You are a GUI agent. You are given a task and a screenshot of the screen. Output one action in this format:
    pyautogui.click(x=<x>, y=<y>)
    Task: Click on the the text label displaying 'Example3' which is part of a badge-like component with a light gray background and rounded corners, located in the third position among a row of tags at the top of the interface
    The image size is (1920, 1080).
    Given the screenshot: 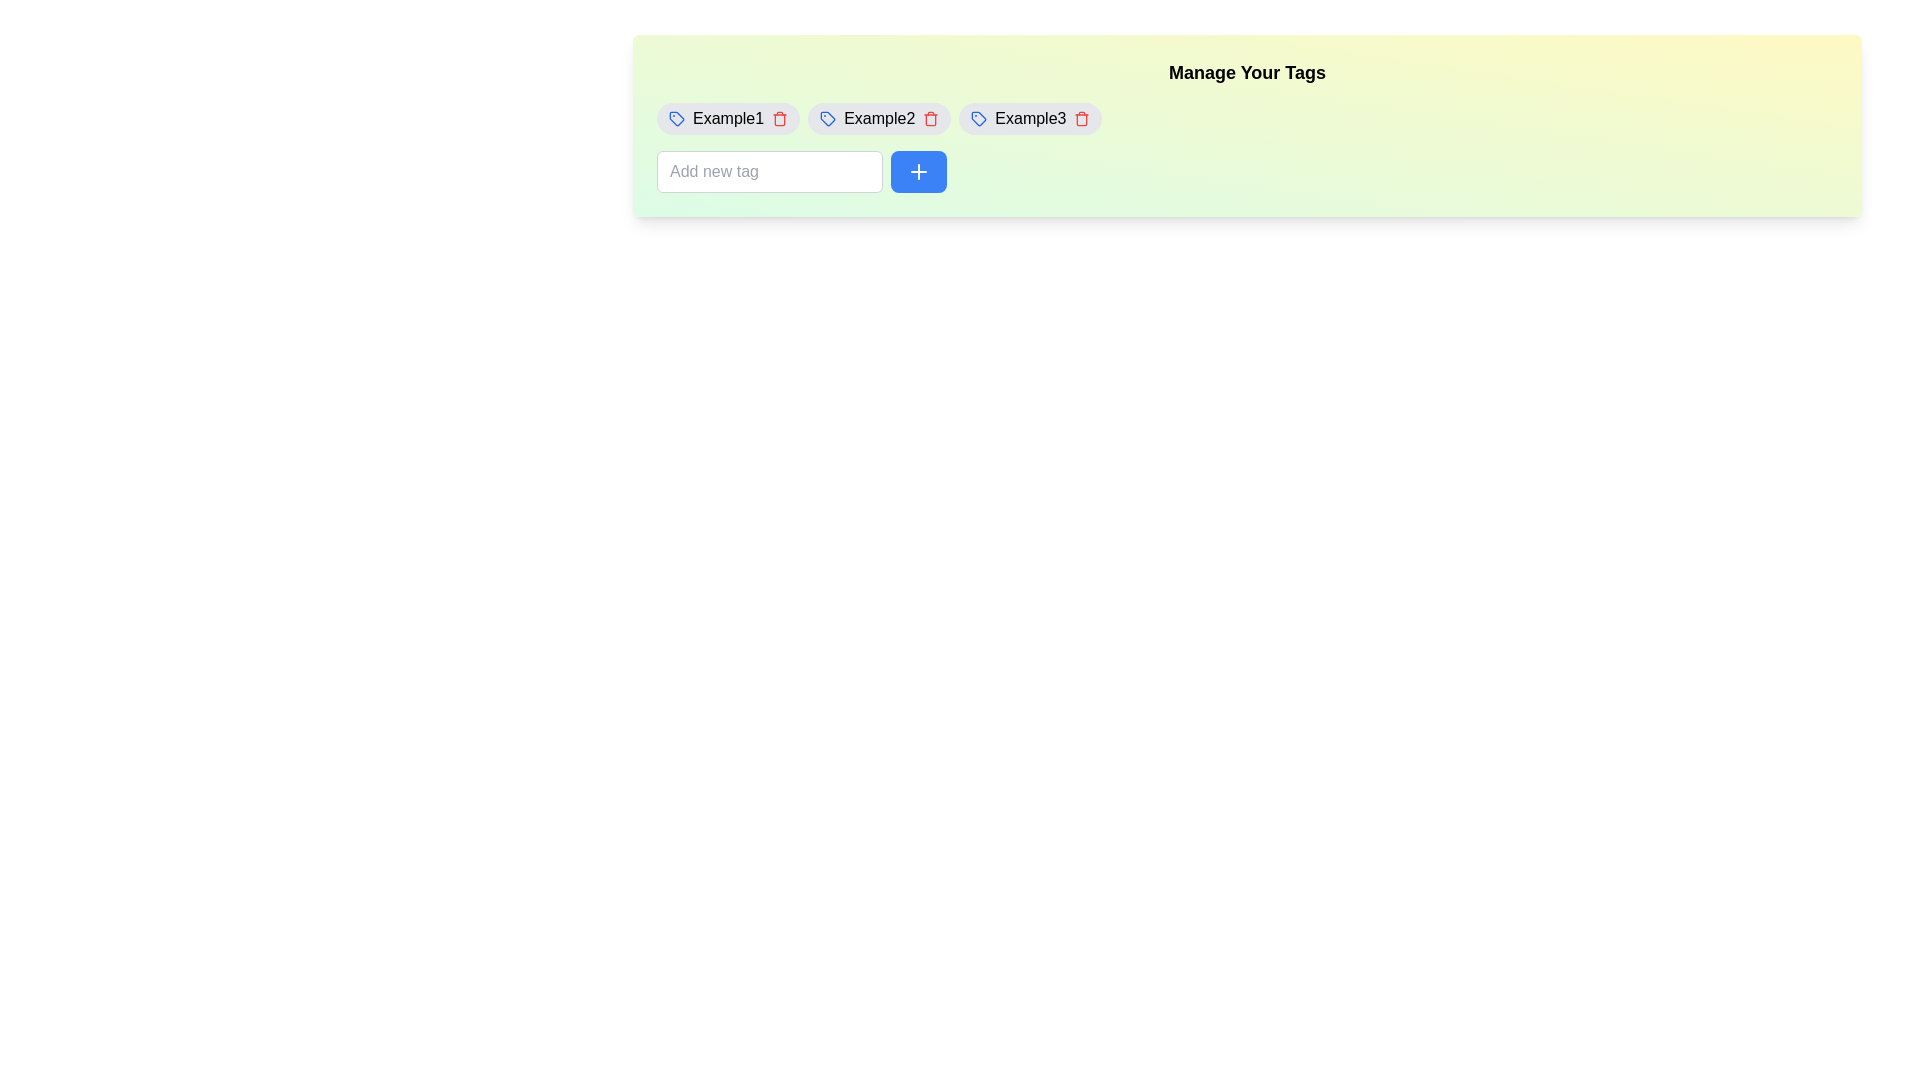 What is the action you would take?
    pyautogui.click(x=1030, y=119)
    